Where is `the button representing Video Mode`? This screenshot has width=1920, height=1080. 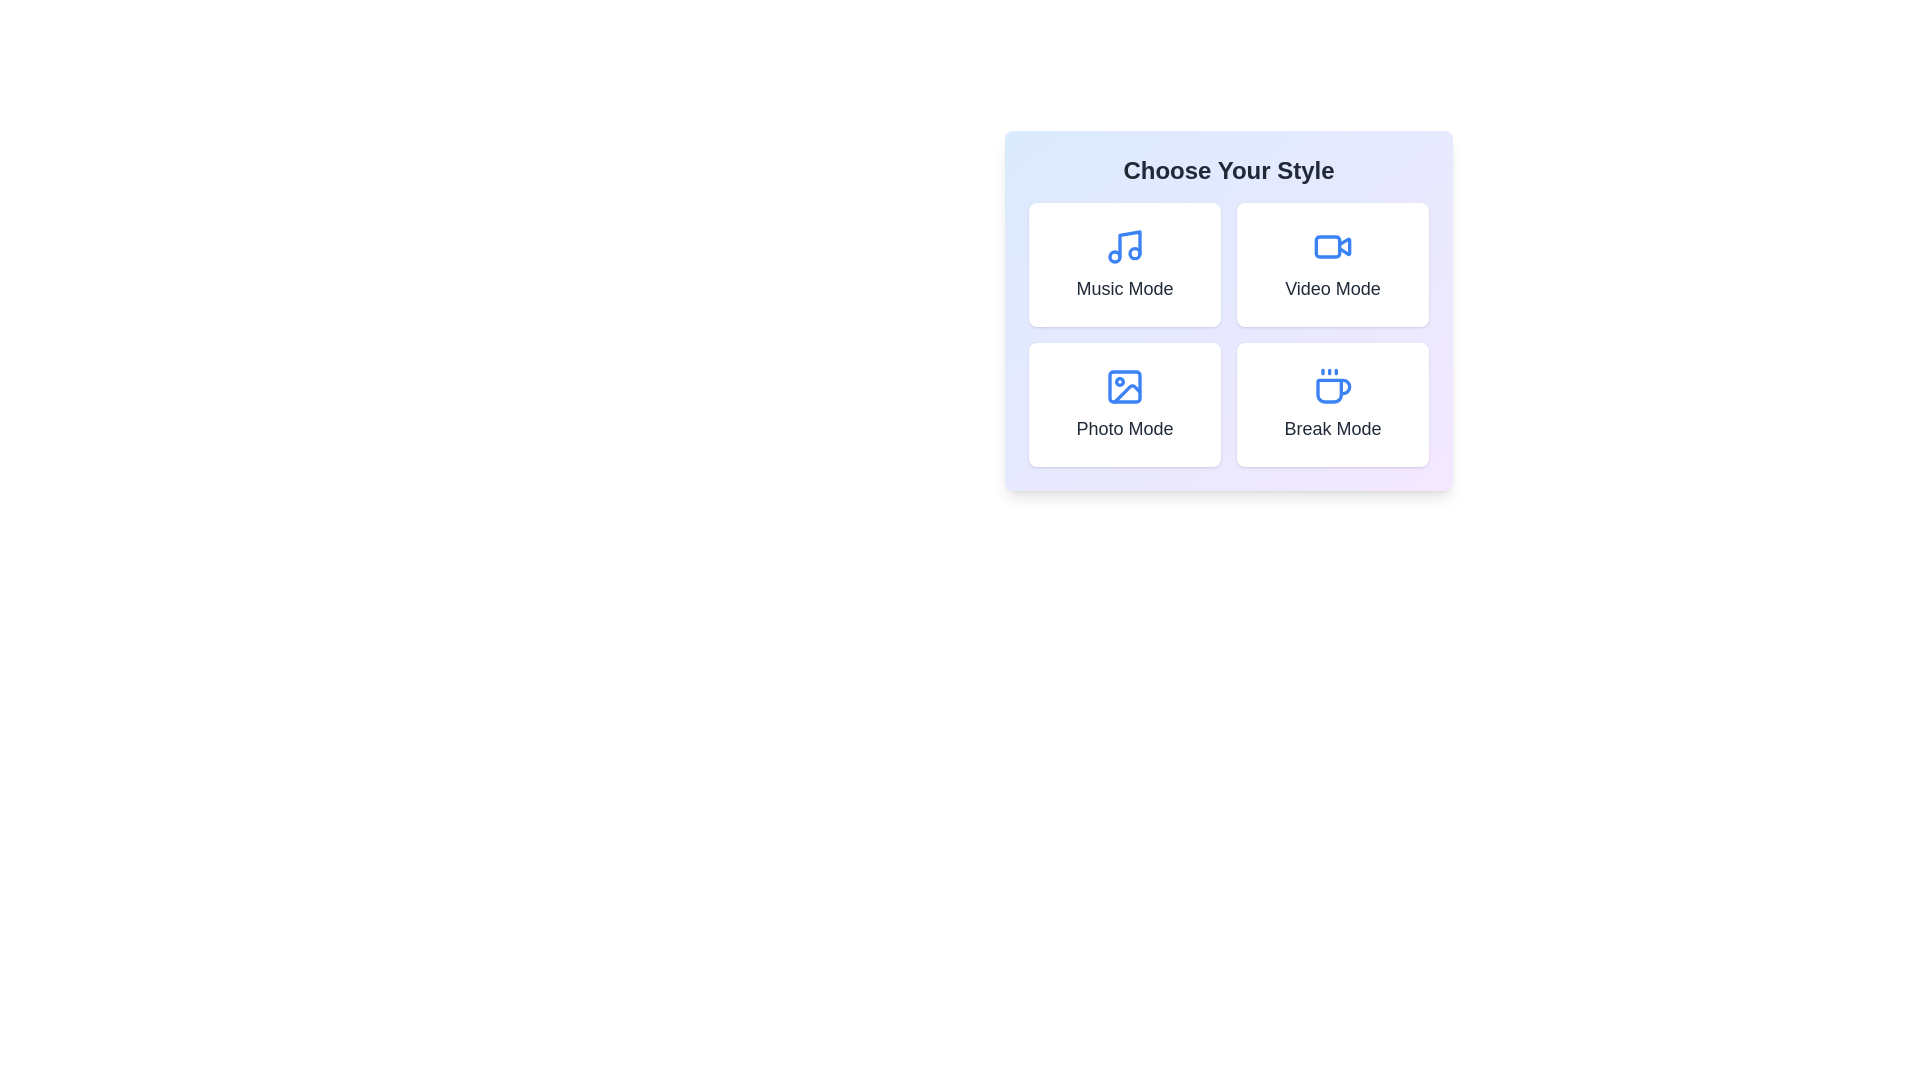
the button representing Video Mode is located at coordinates (1333, 264).